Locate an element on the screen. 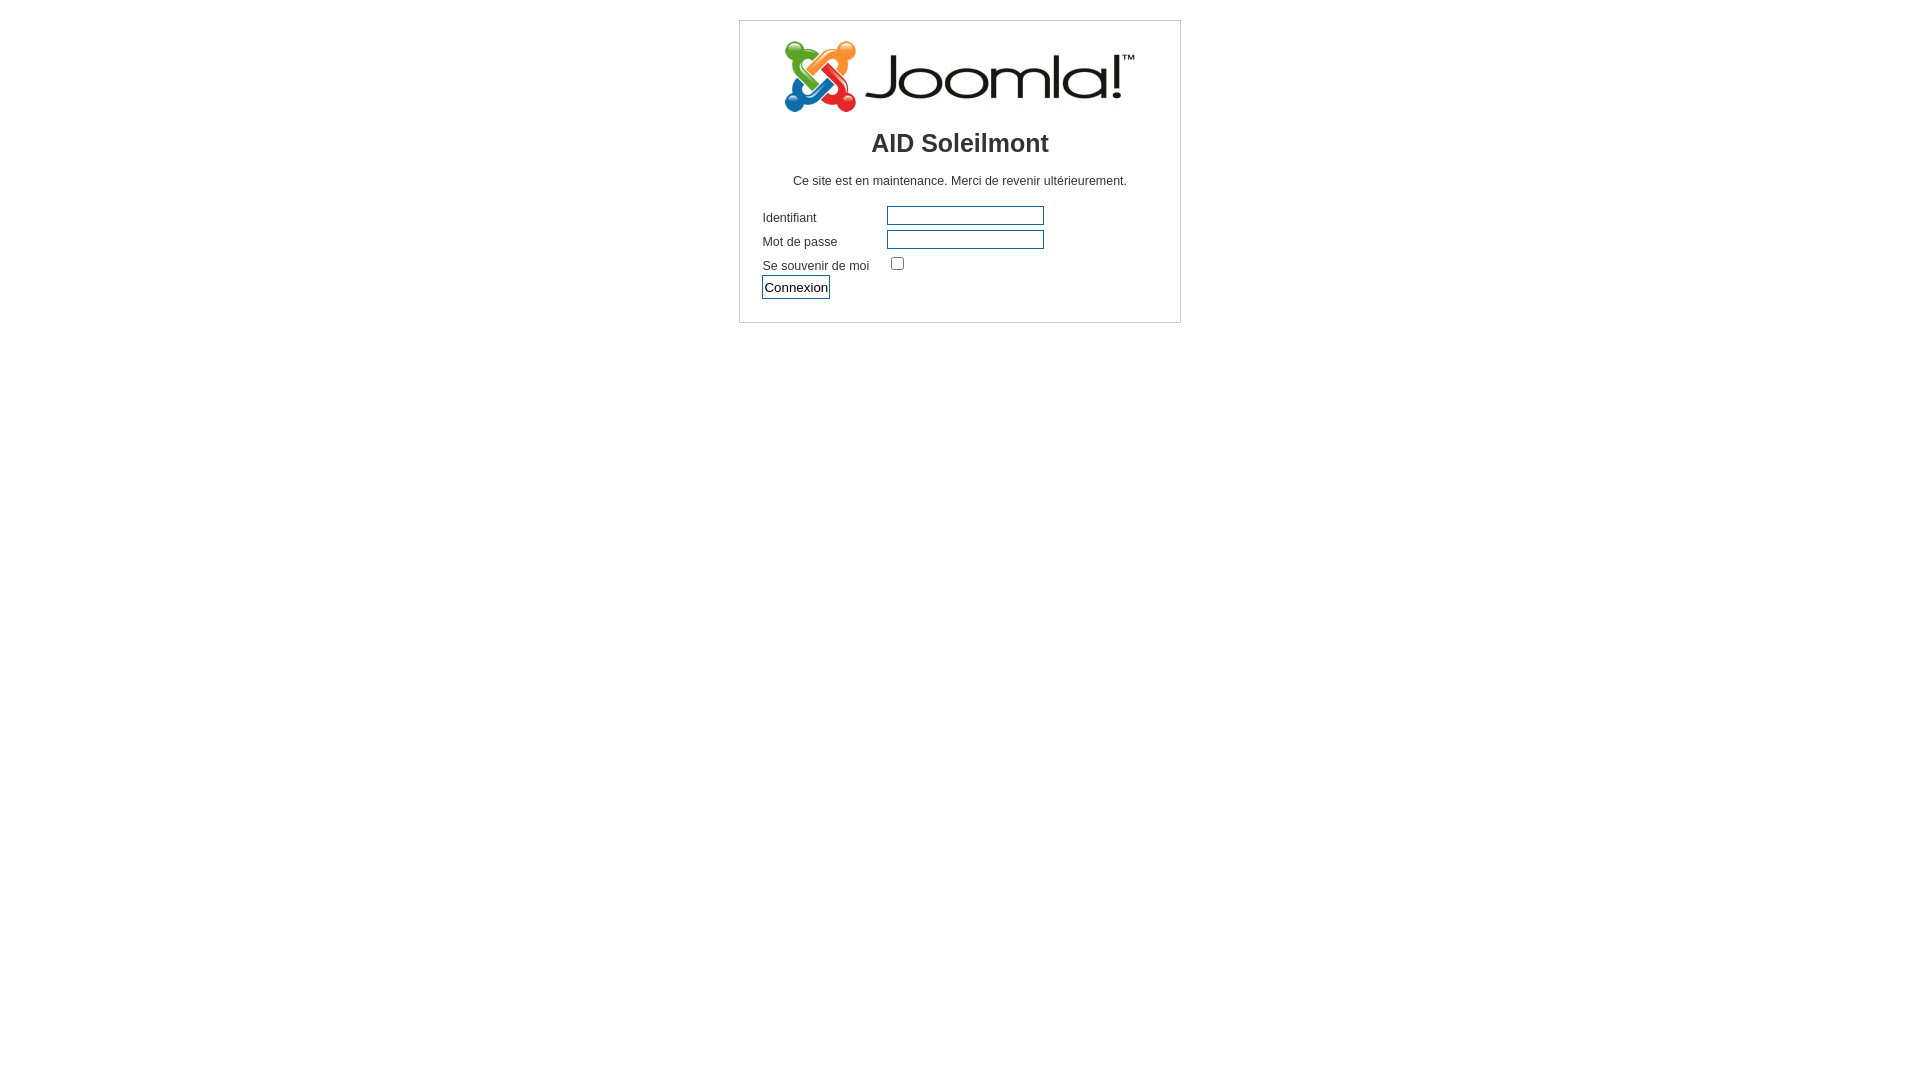 This screenshot has width=1920, height=1080. 'Connexion' is located at coordinates (761, 286).